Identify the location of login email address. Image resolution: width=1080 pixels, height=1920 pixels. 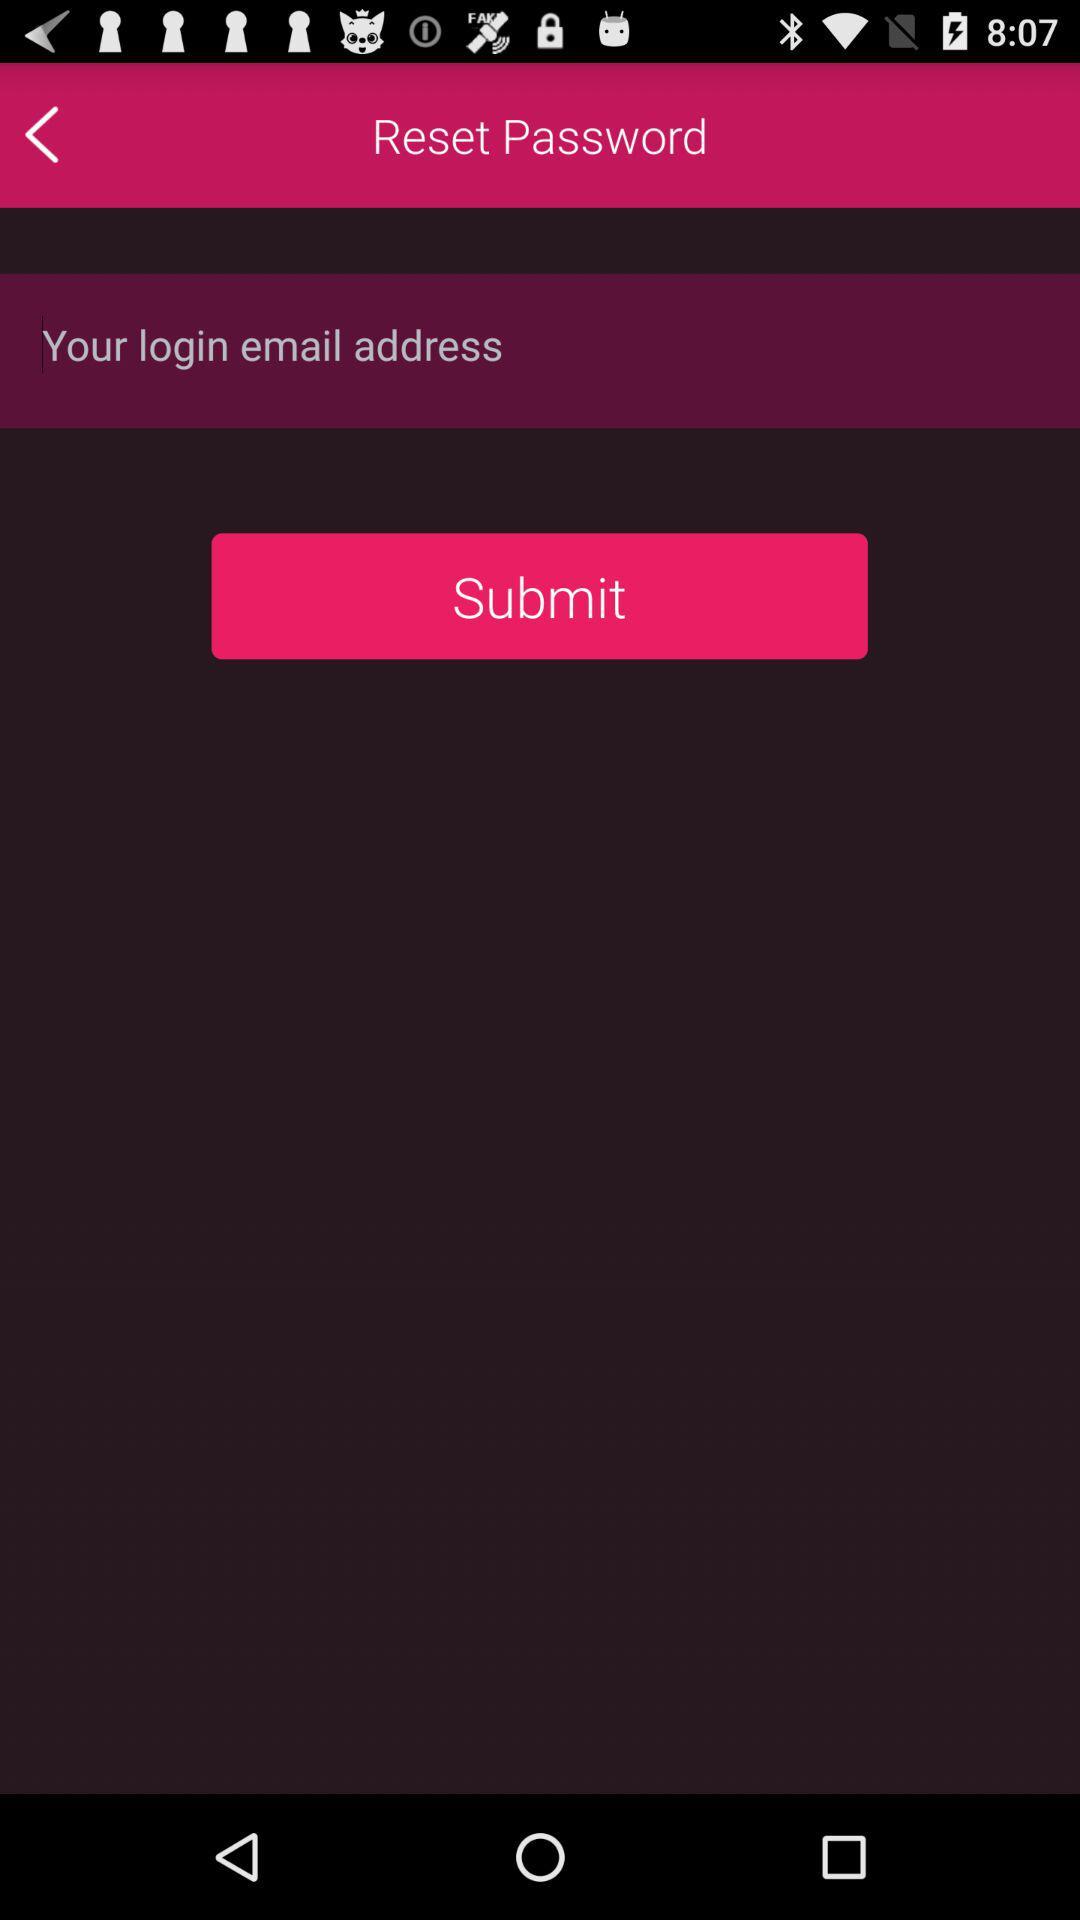
(540, 349).